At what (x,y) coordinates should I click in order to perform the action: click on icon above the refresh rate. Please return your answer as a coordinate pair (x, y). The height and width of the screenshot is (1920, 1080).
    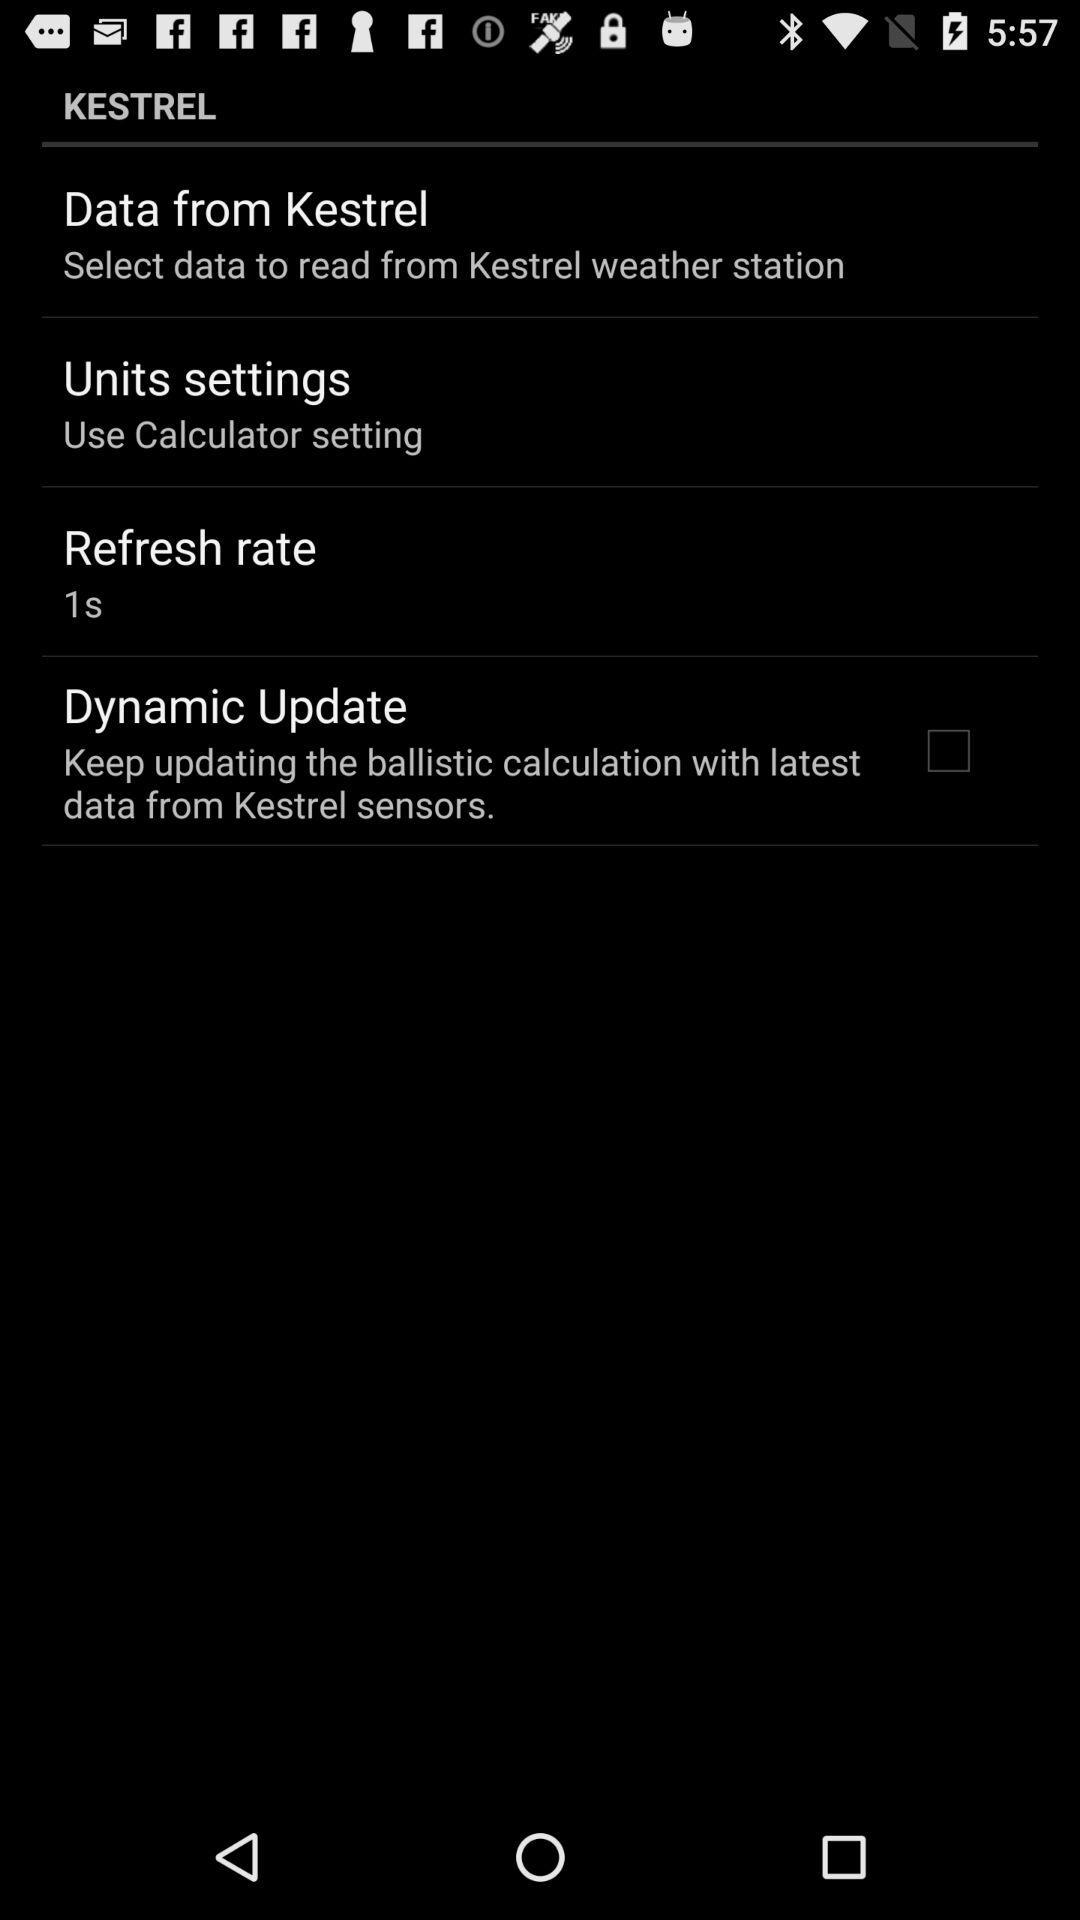
    Looking at the image, I should click on (242, 432).